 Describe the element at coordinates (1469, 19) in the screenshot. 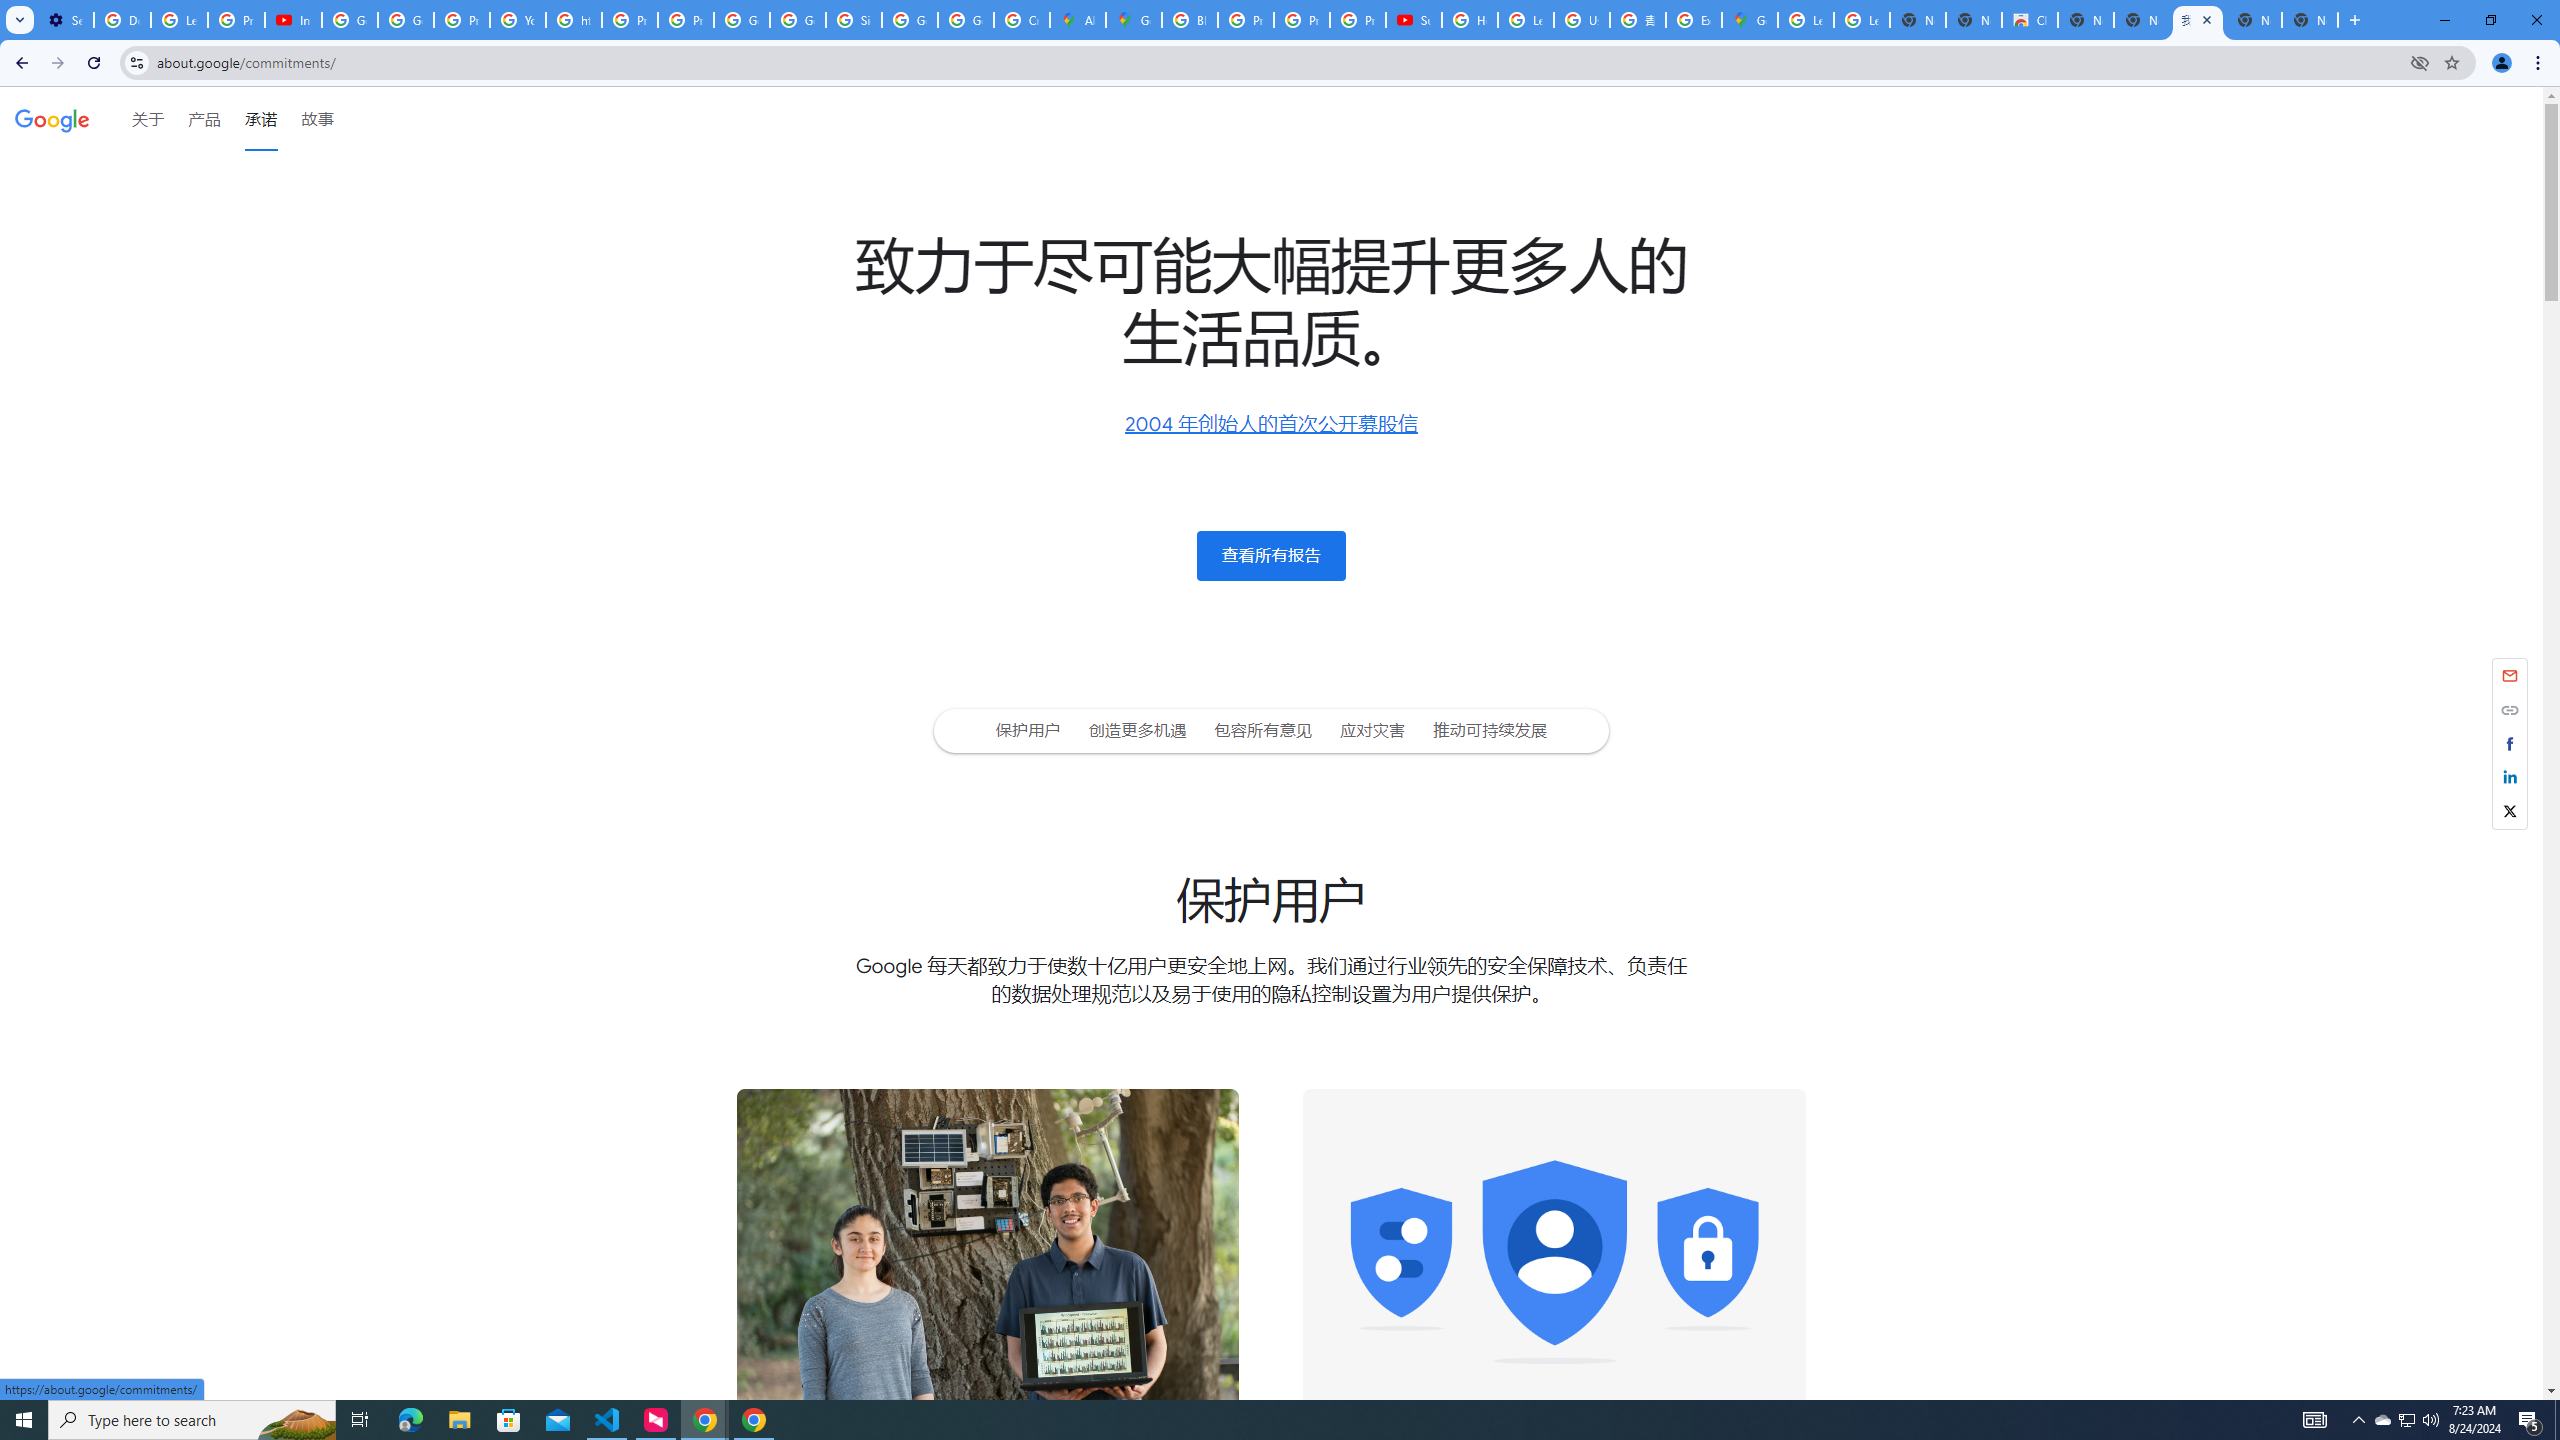

I see `'How Chrome protects your passwords - Google Chrome Help'` at that location.